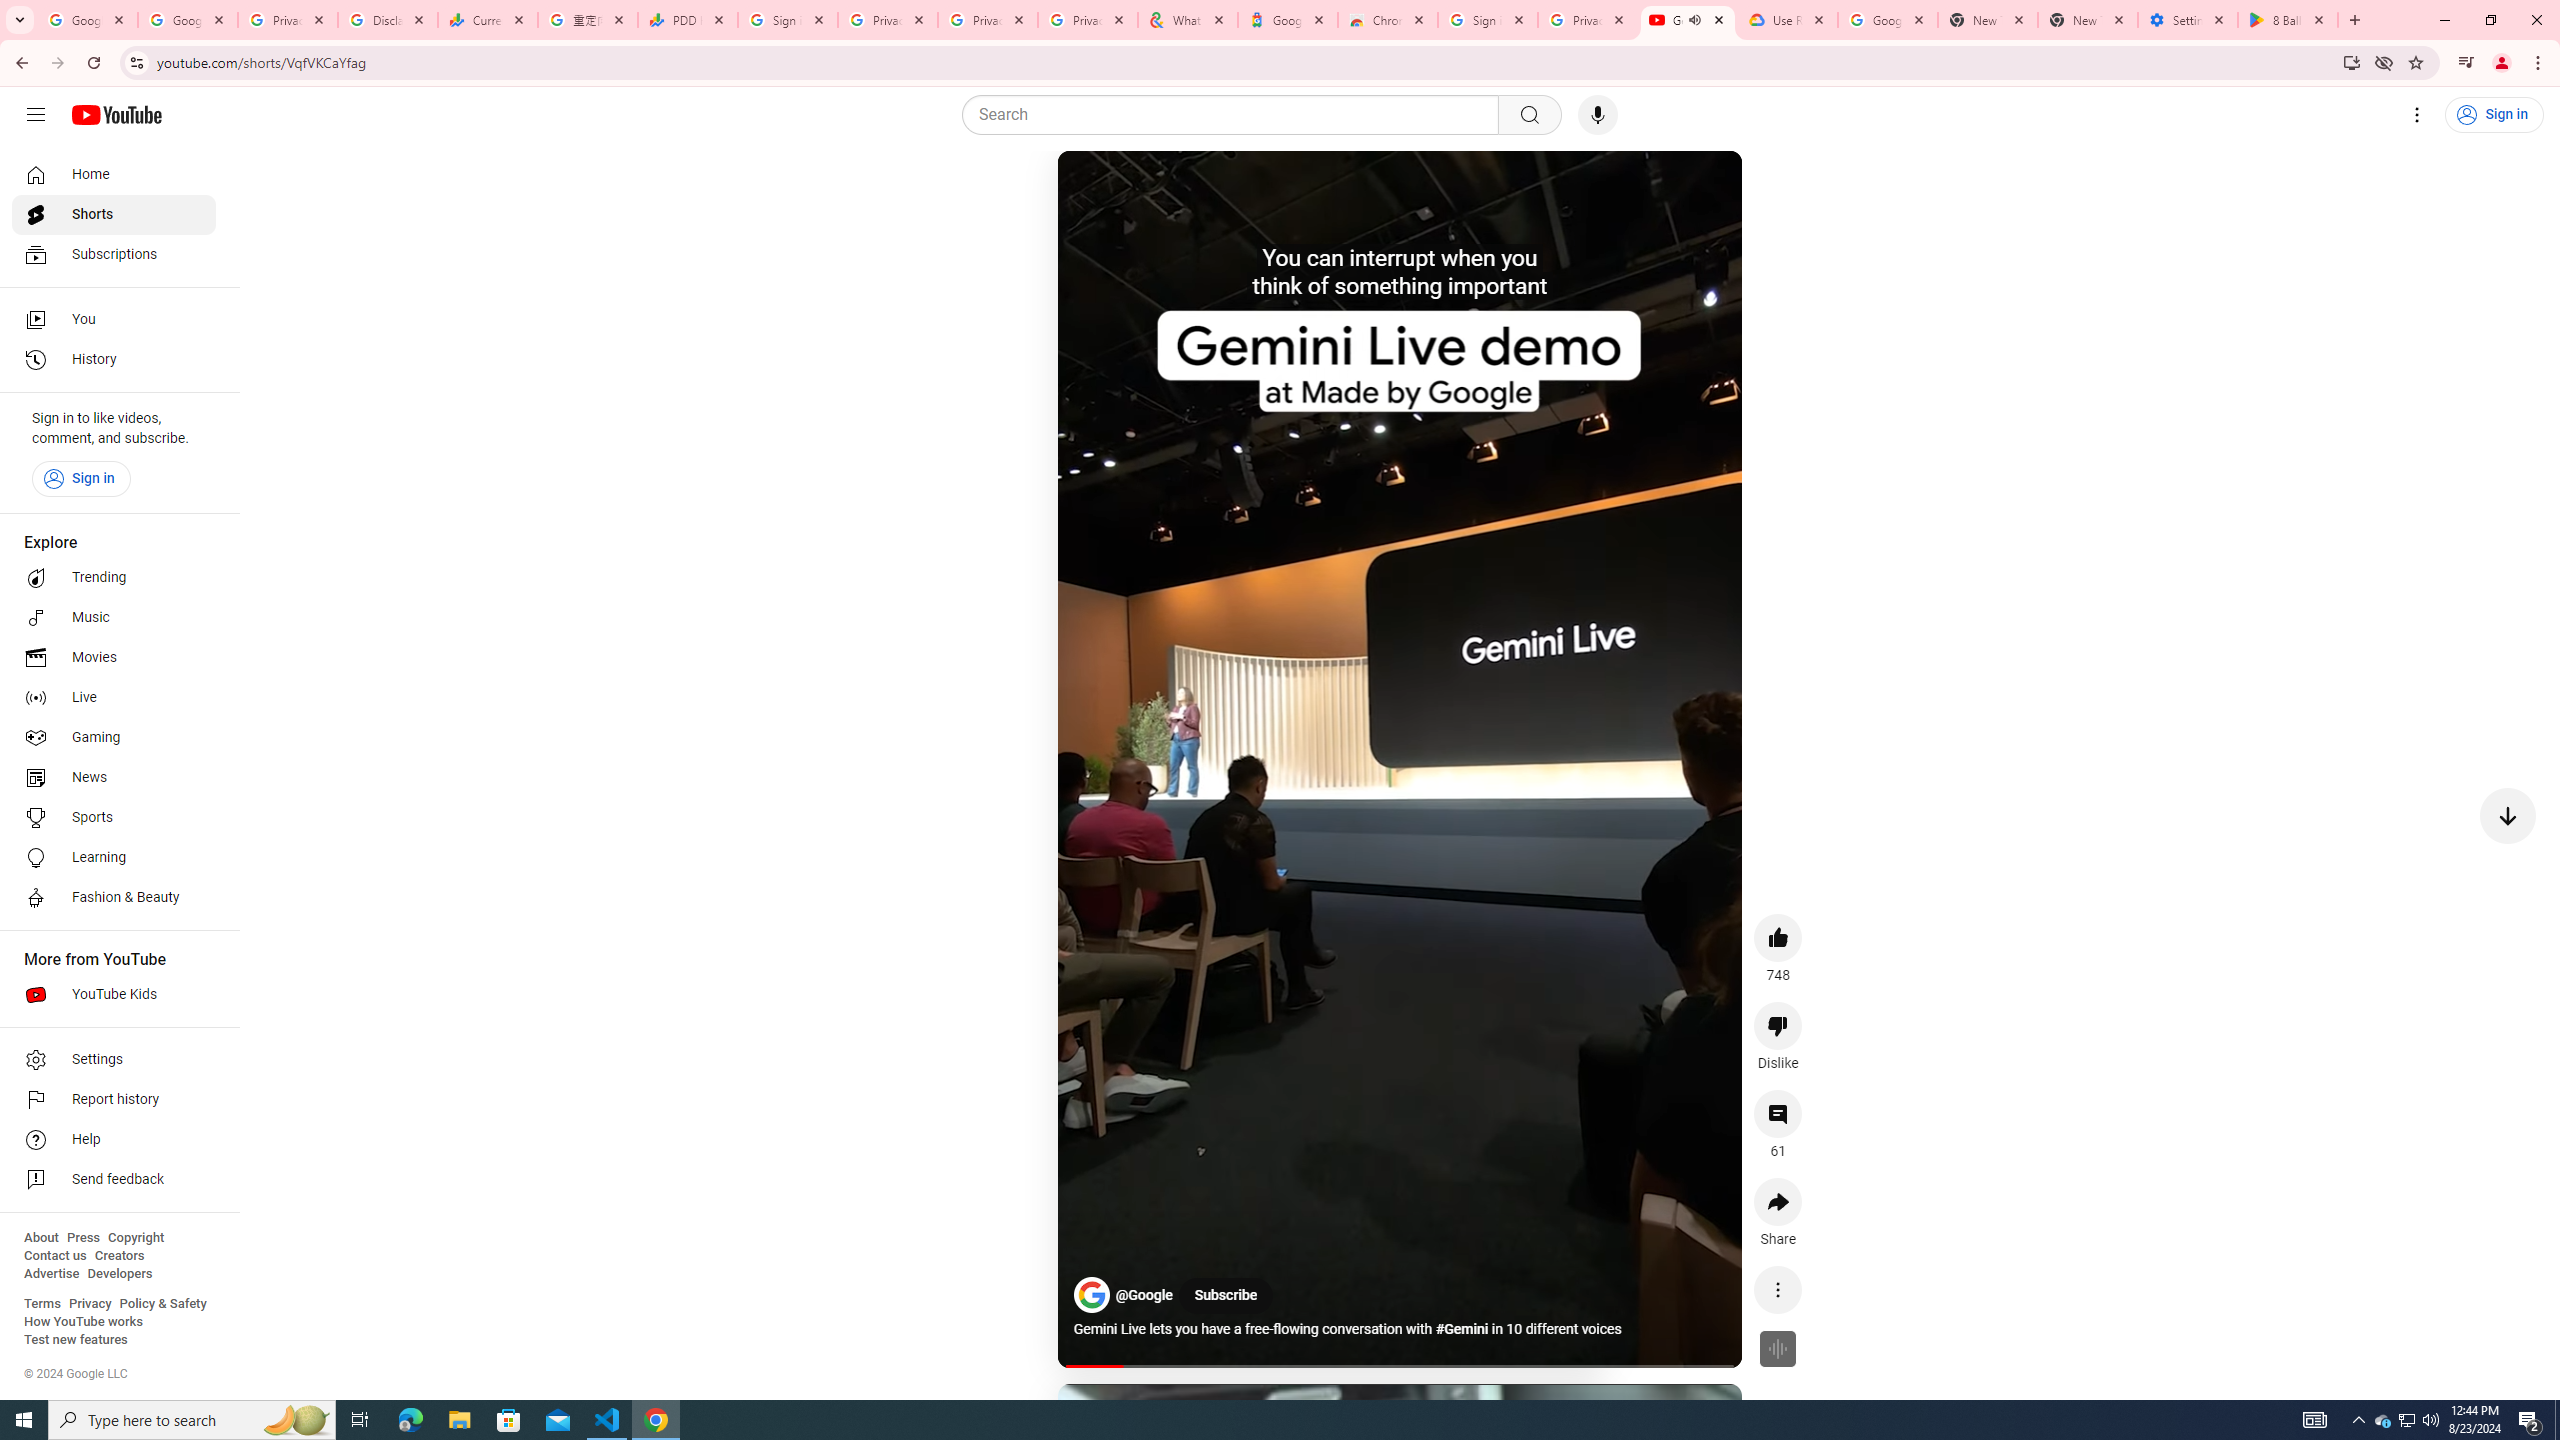 The width and height of the screenshot is (2560, 1440). What do you see at coordinates (1463, 1329) in the screenshot?
I see `'#Gemini'` at bounding box center [1463, 1329].